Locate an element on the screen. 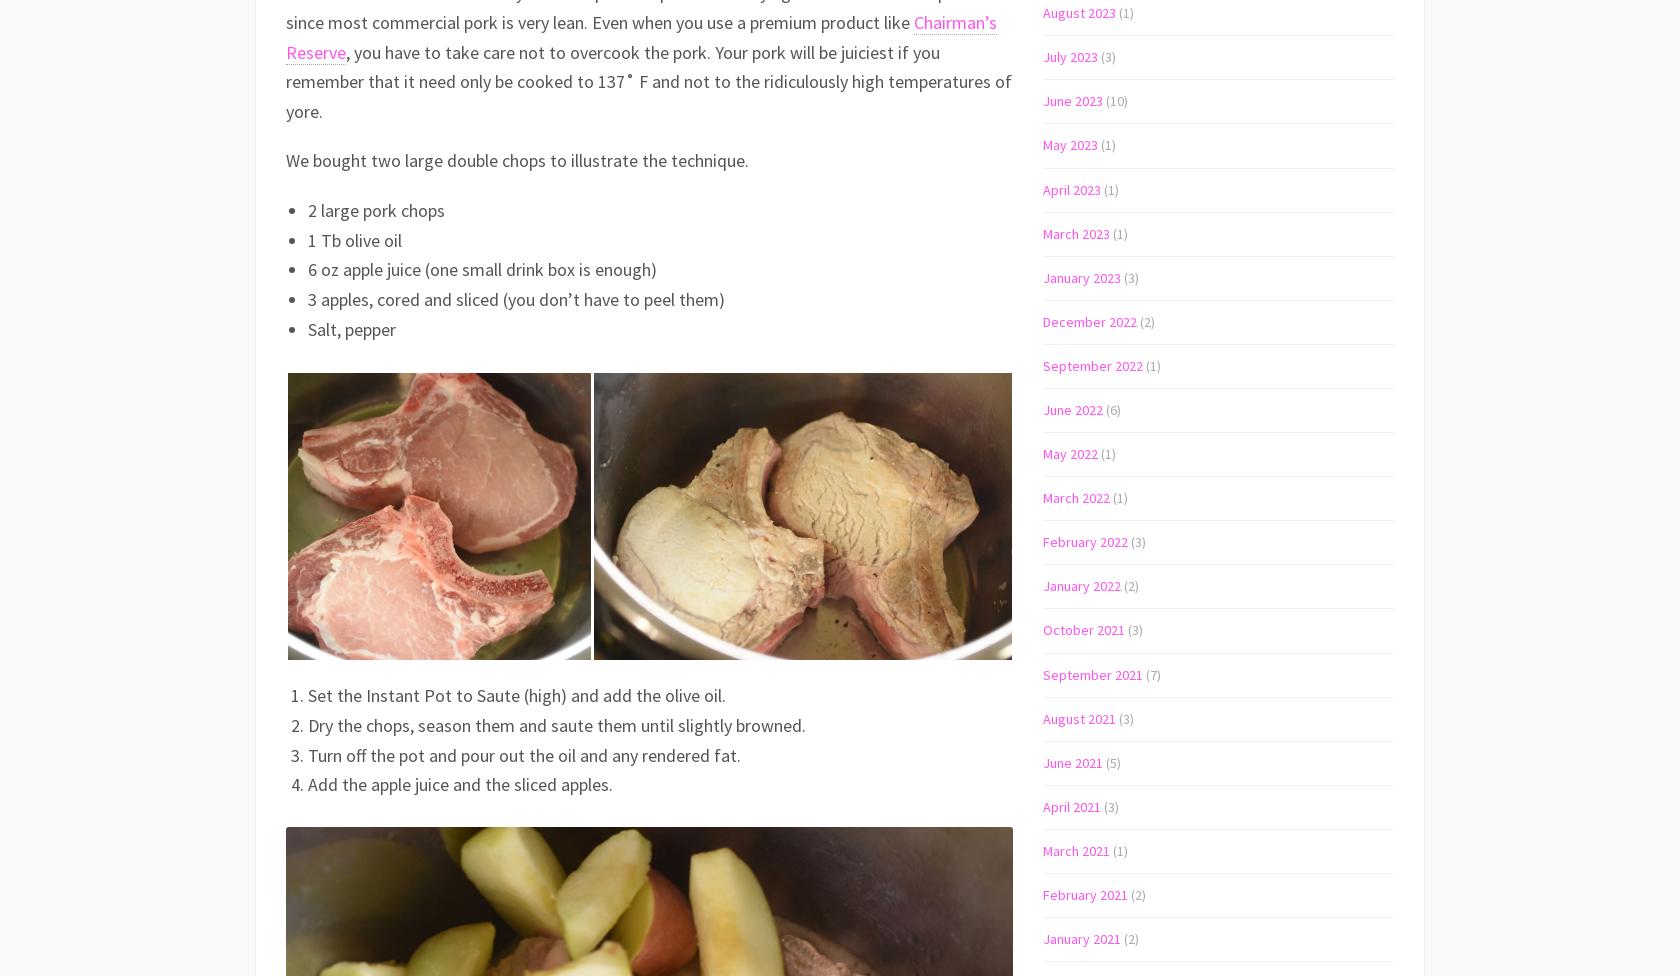 The image size is (1680, 976). 'May 2022' is located at coordinates (1070, 453).